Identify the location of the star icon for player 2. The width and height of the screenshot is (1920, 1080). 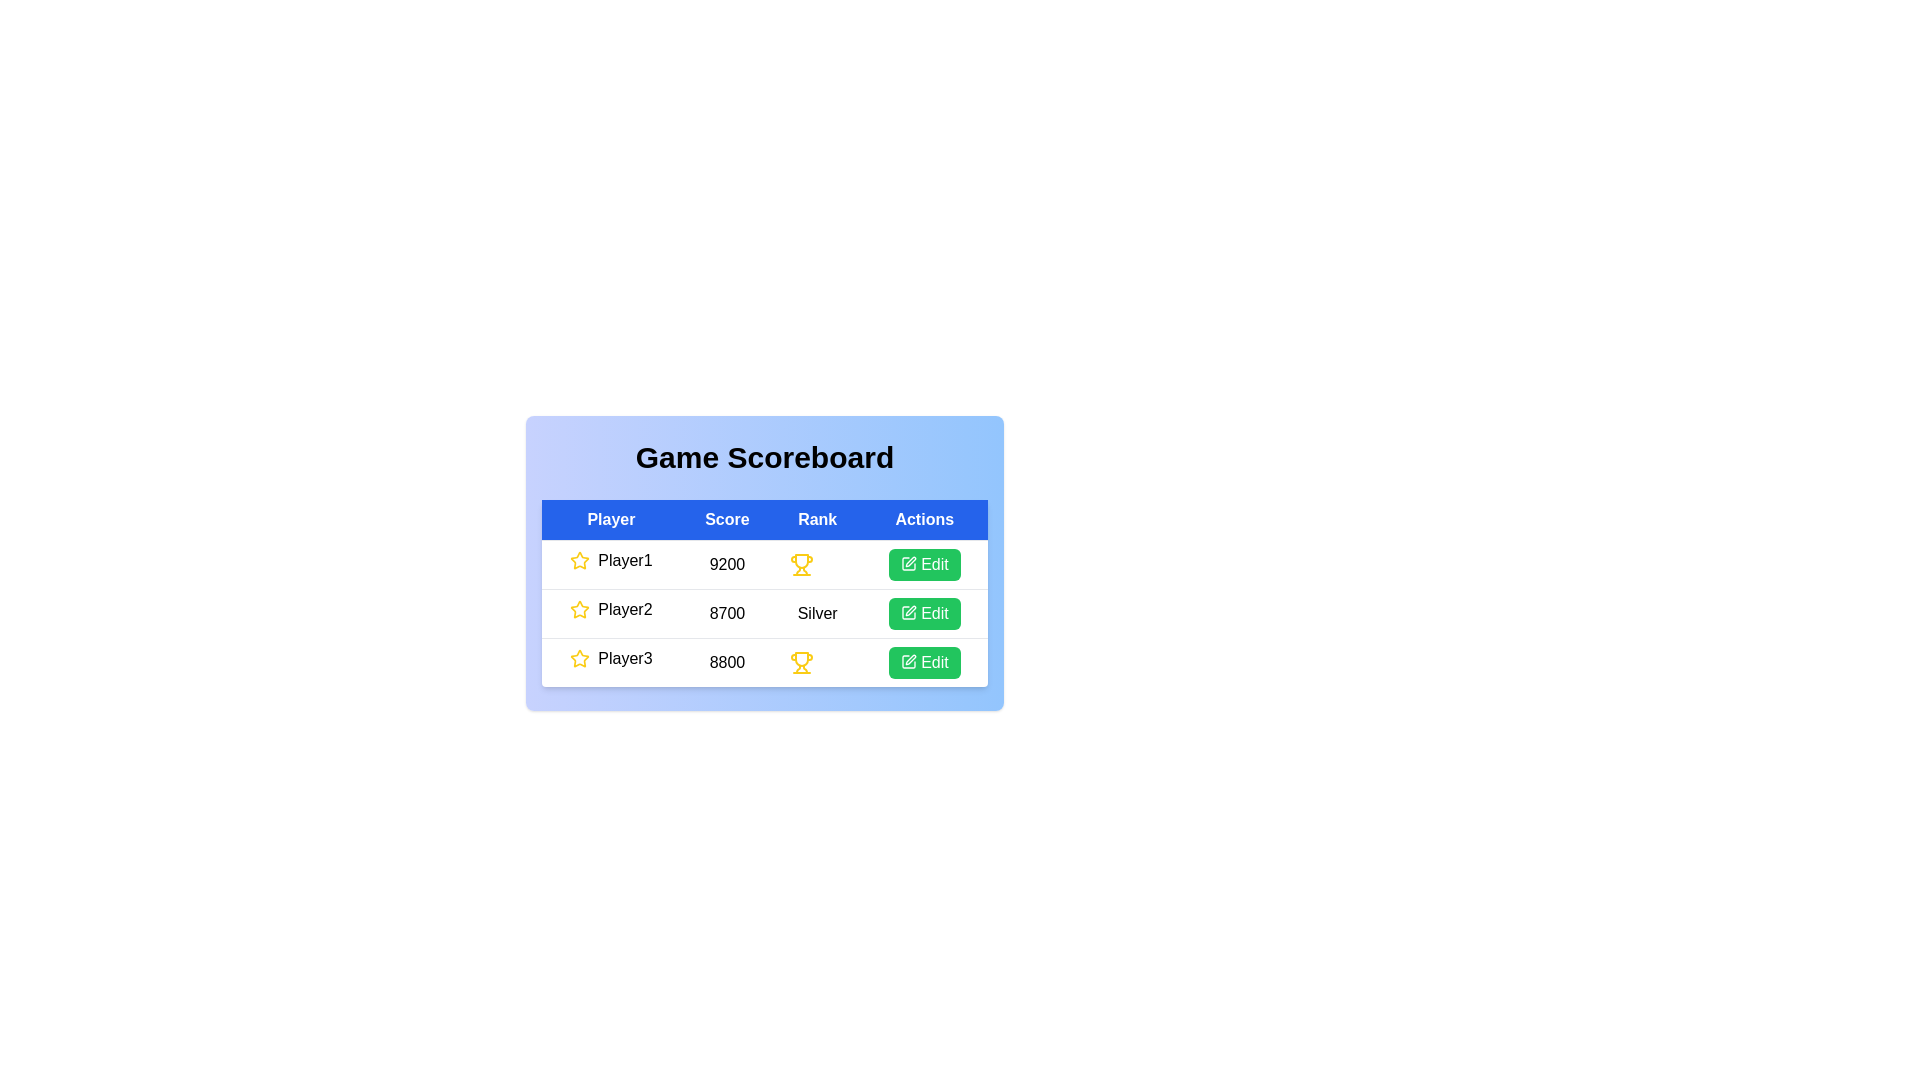
(579, 608).